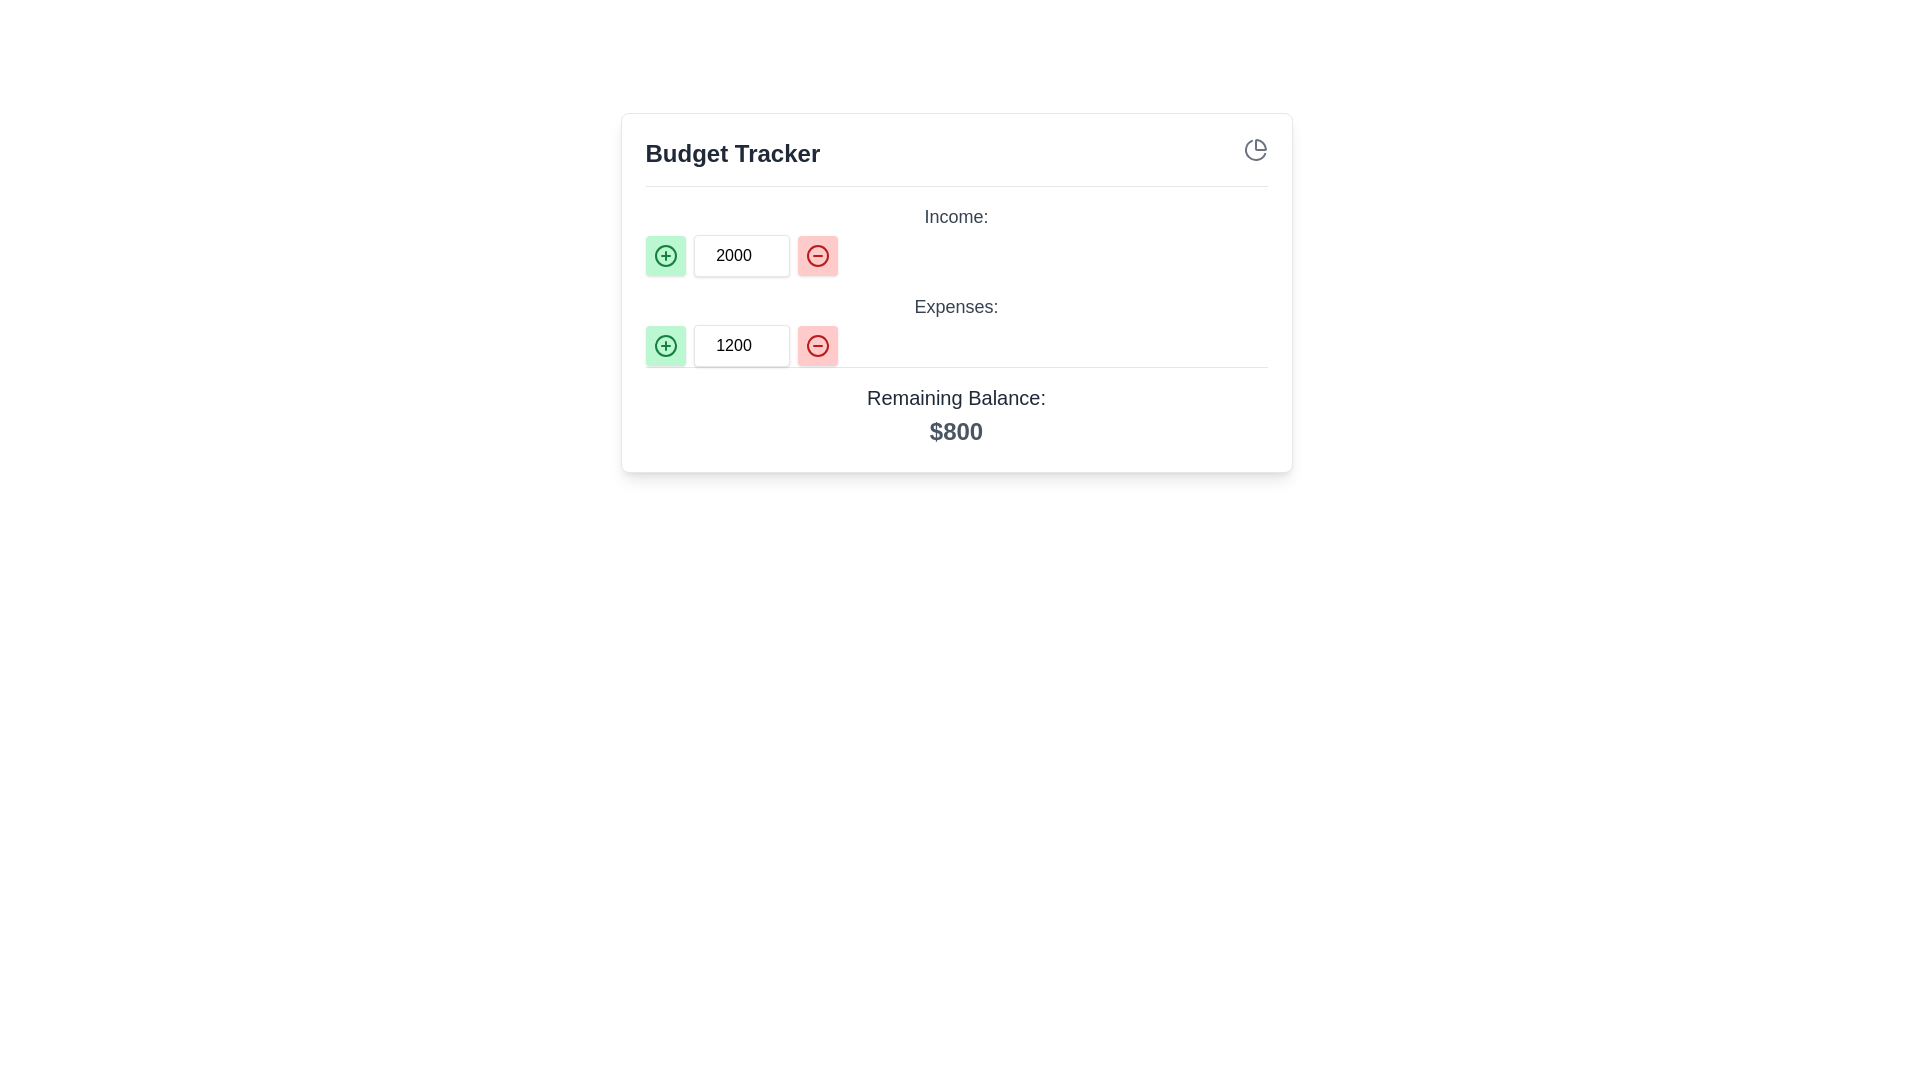 The image size is (1920, 1080). What do you see at coordinates (1259, 144) in the screenshot?
I see `the right arc segment of the SVG pie chart located in the top-right corner of the 'Budget Tracker' card` at bounding box center [1259, 144].